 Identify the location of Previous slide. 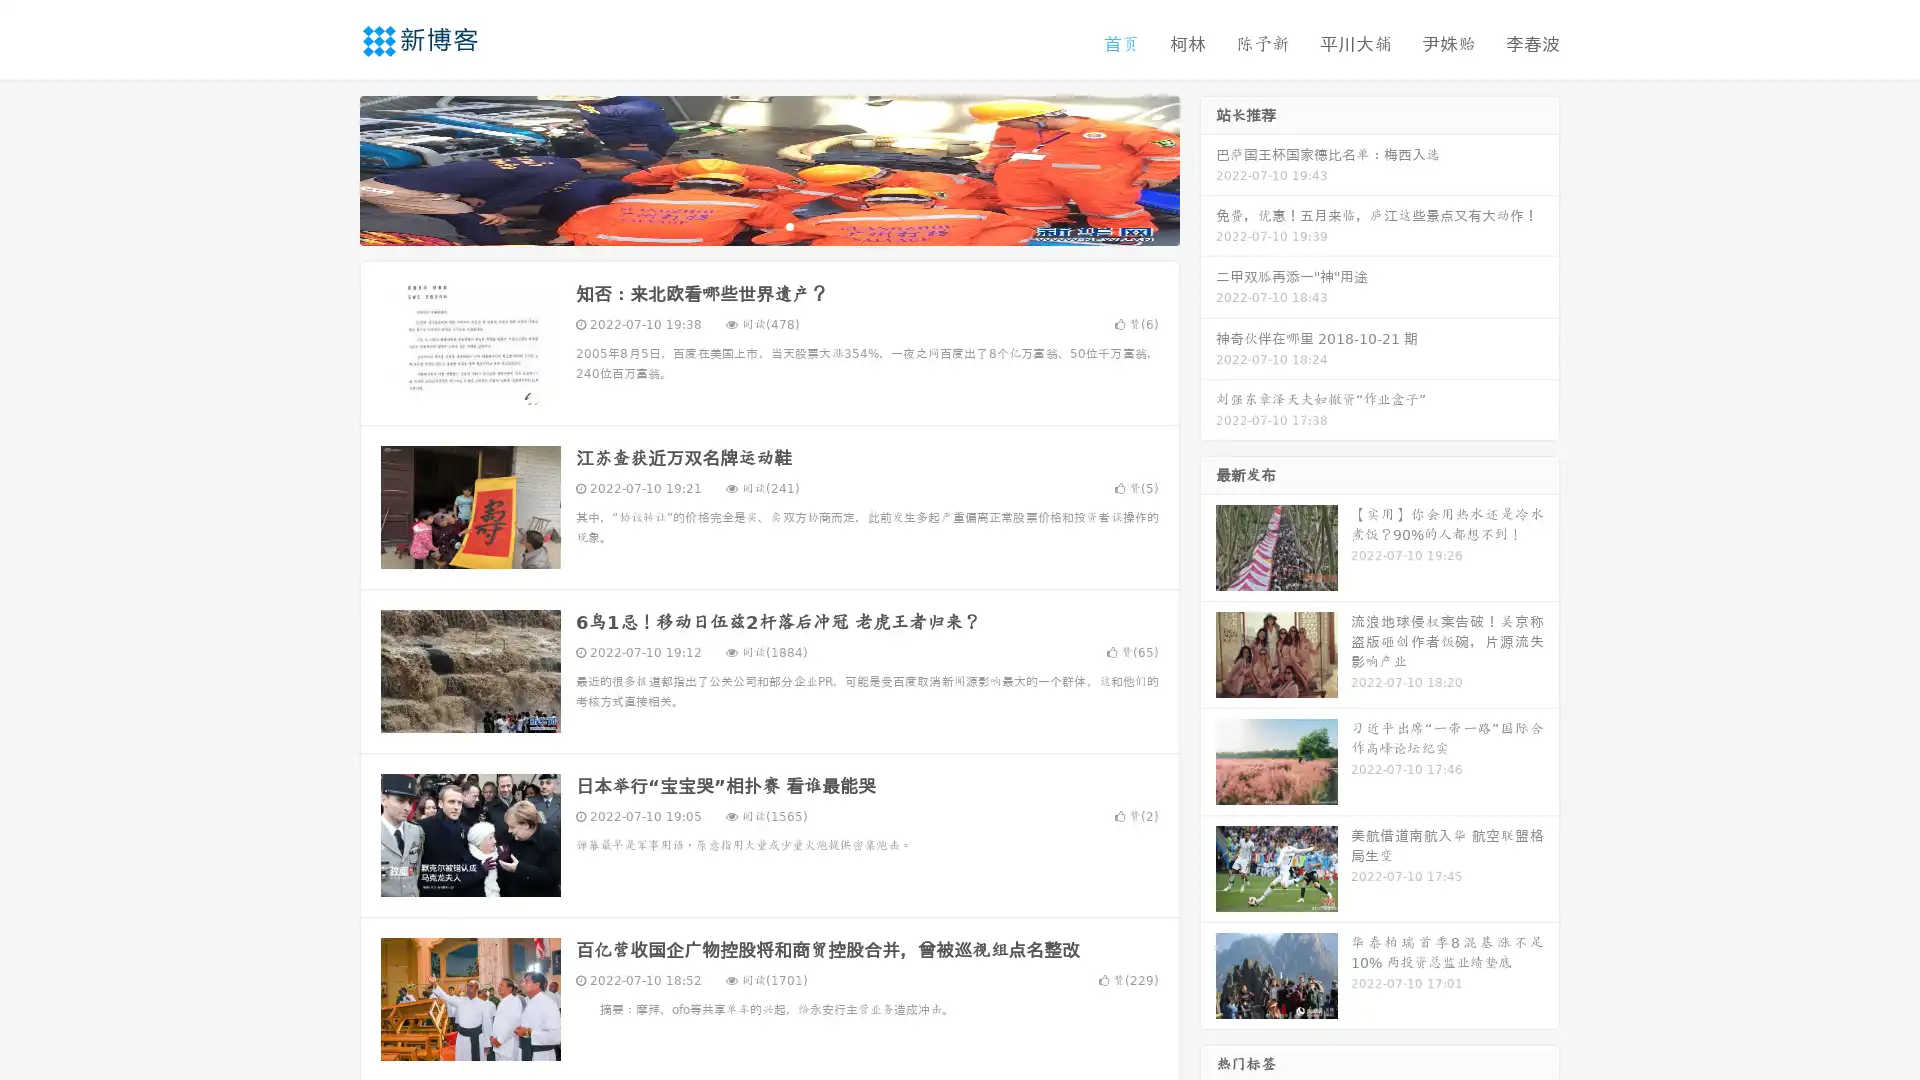
(330, 168).